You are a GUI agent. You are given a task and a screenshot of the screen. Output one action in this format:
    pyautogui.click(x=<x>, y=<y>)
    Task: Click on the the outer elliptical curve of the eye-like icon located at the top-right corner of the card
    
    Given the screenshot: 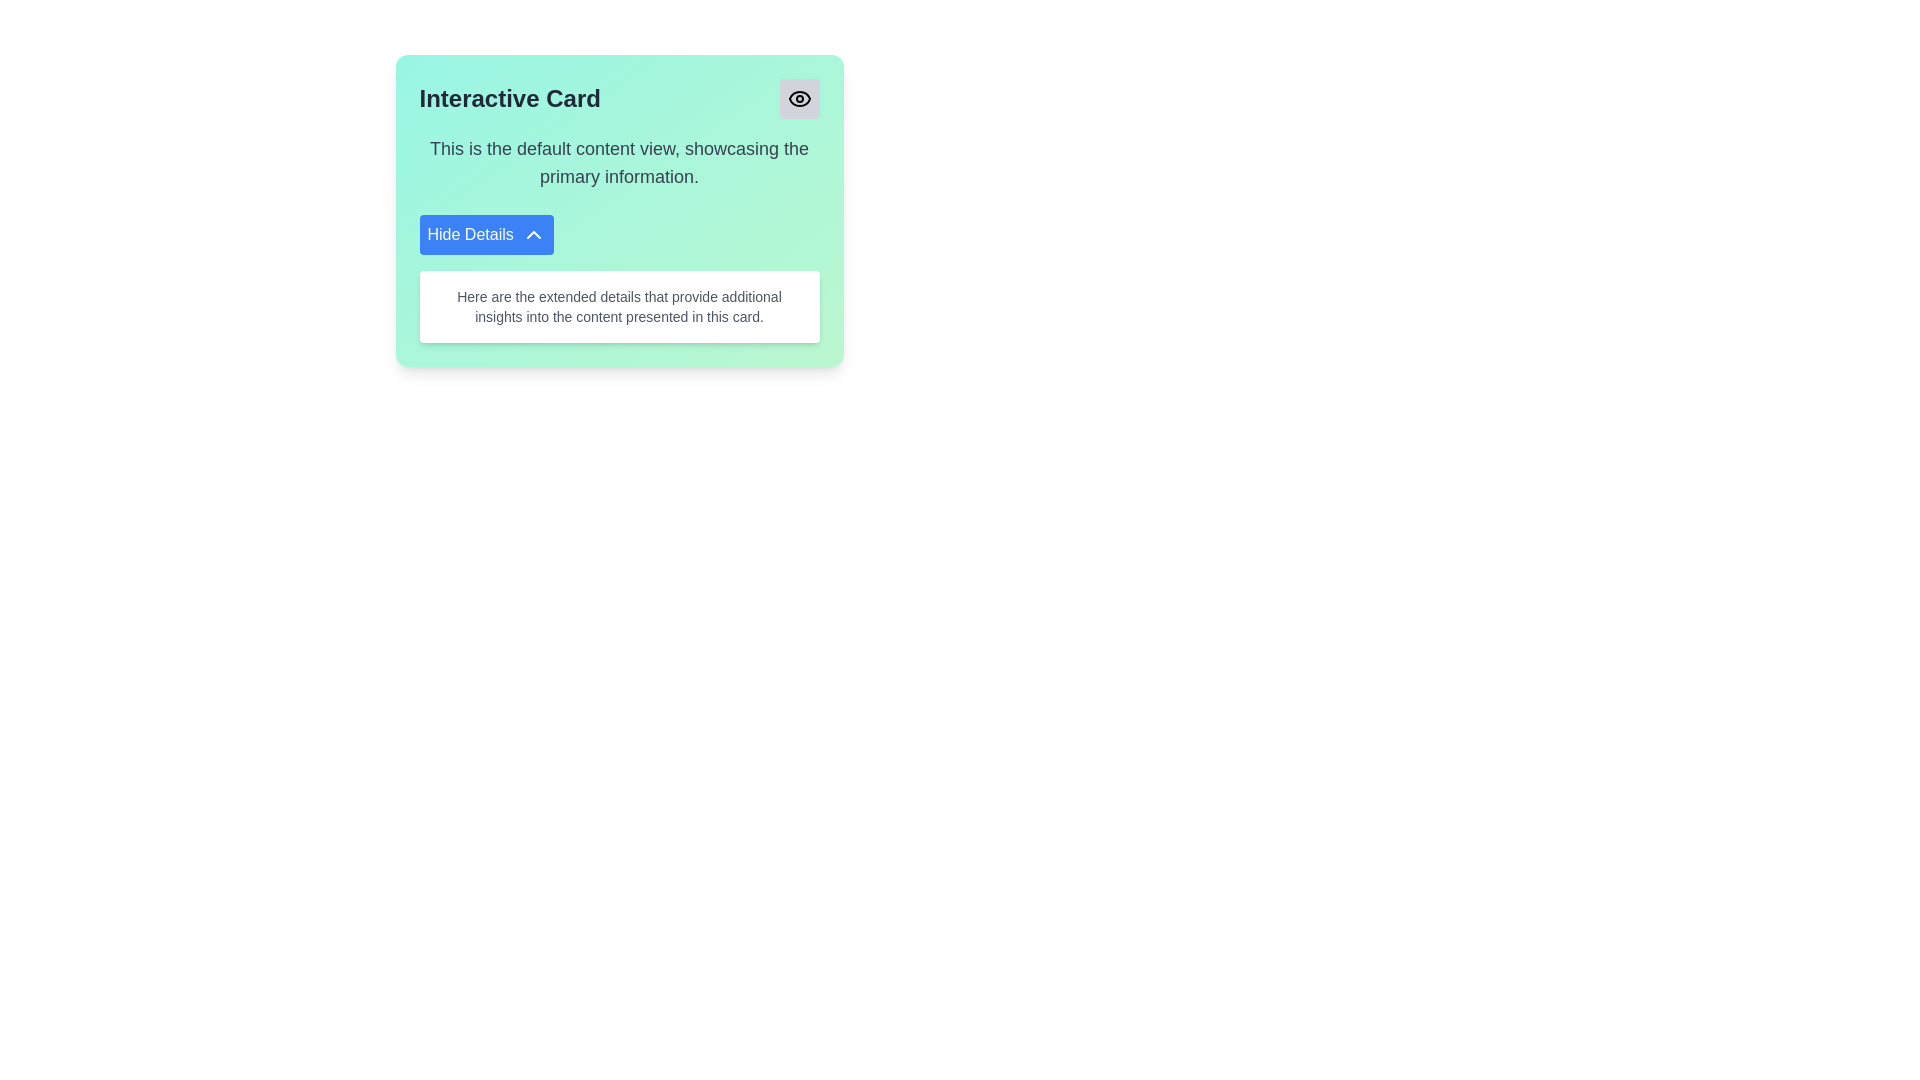 What is the action you would take?
    pyautogui.click(x=798, y=99)
    